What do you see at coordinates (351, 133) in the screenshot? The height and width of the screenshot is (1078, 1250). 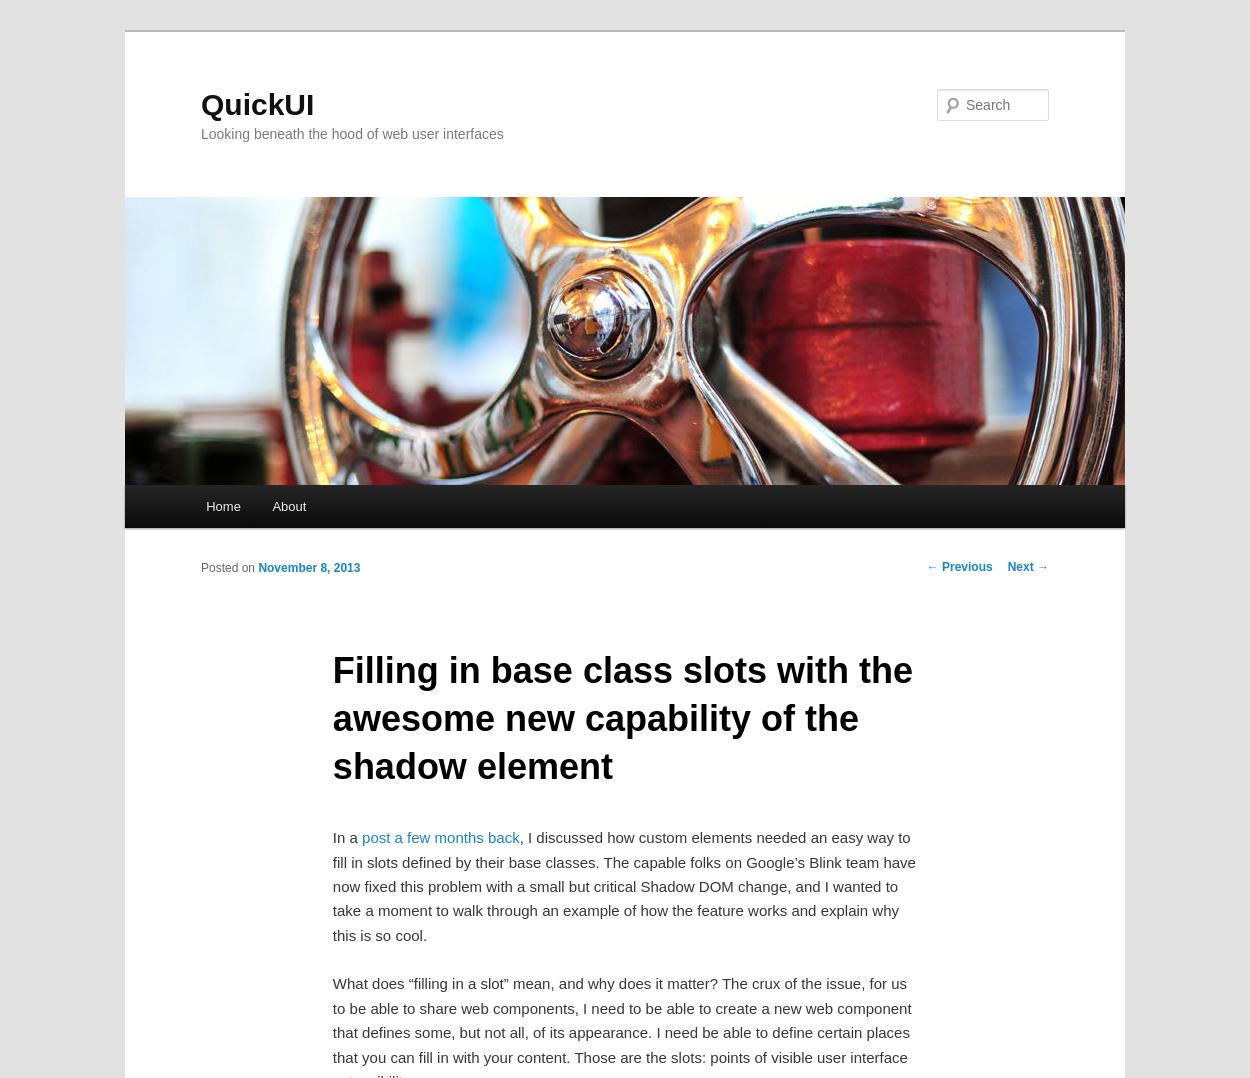 I see `'Looking beneath the hood of web user interfaces'` at bounding box center [351, 133].